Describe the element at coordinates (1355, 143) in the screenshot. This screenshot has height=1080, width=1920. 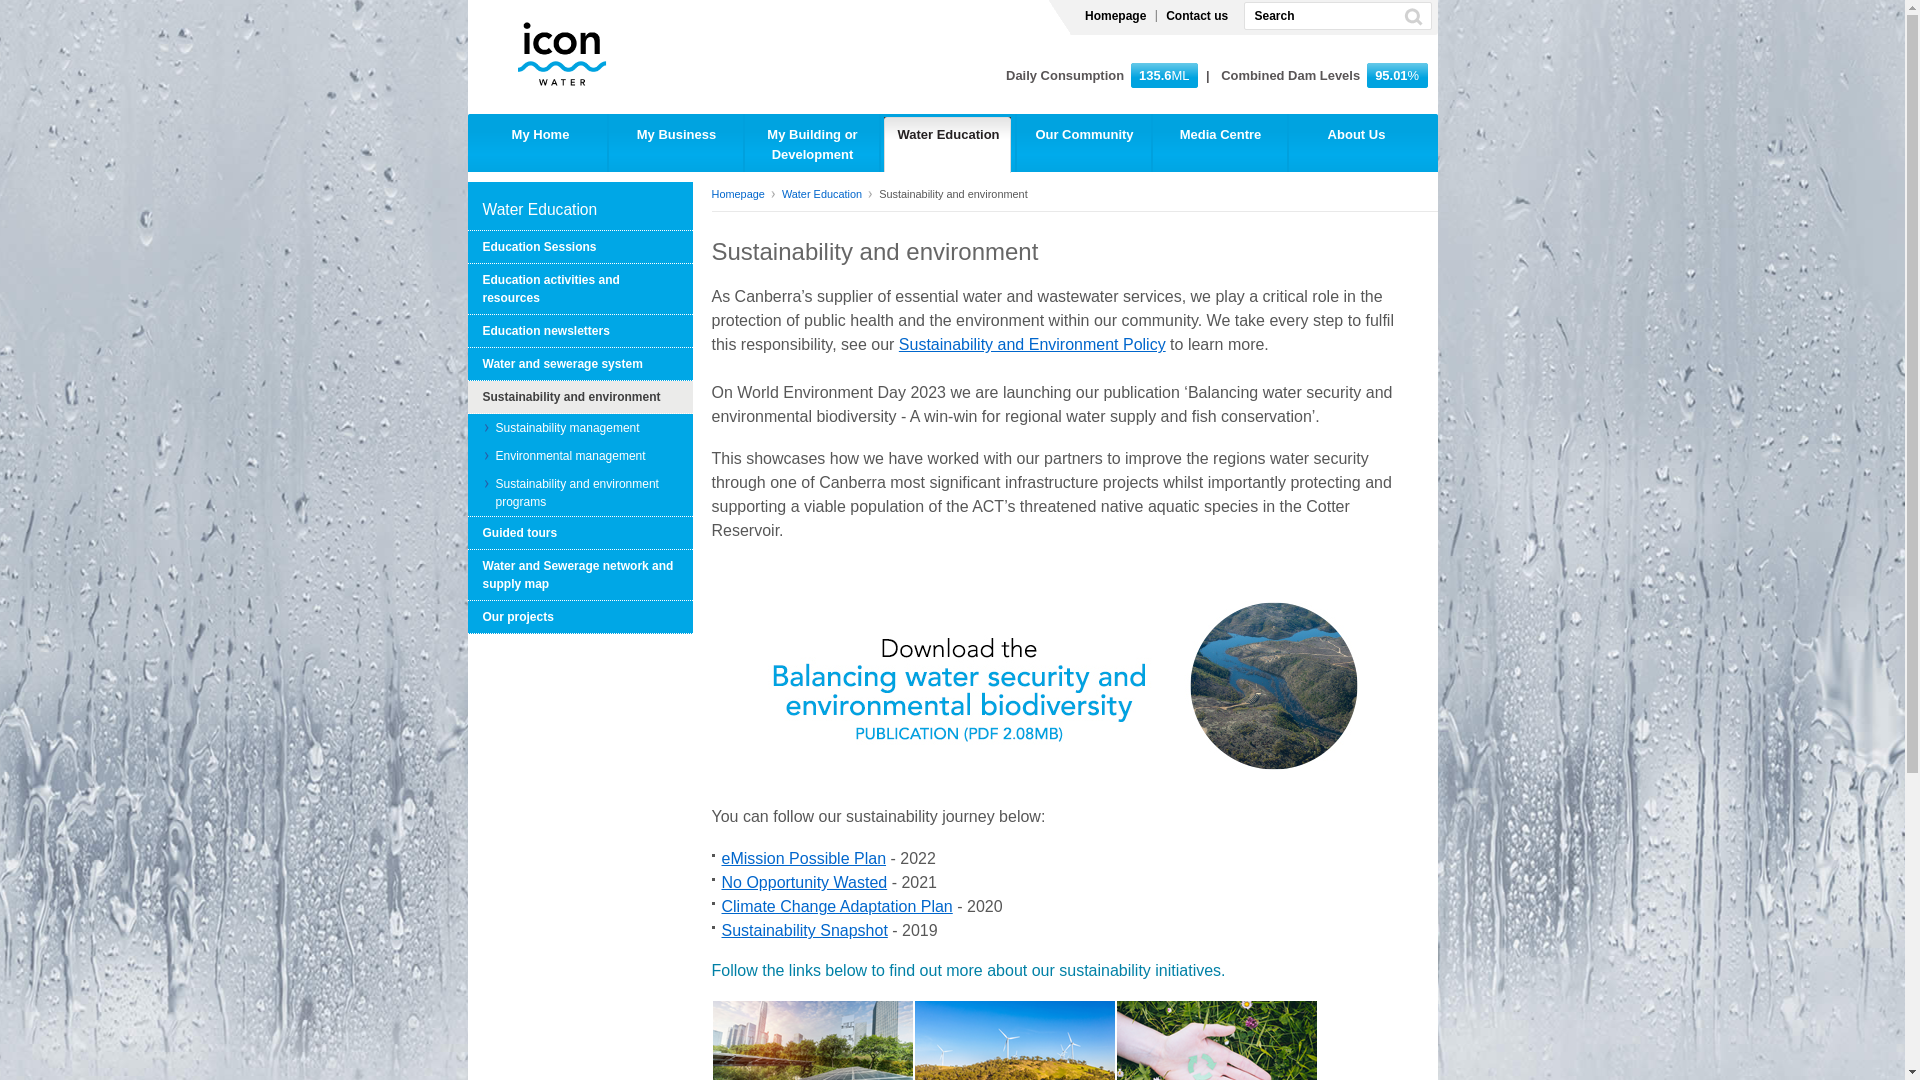
I see `'About Us'` at that location.